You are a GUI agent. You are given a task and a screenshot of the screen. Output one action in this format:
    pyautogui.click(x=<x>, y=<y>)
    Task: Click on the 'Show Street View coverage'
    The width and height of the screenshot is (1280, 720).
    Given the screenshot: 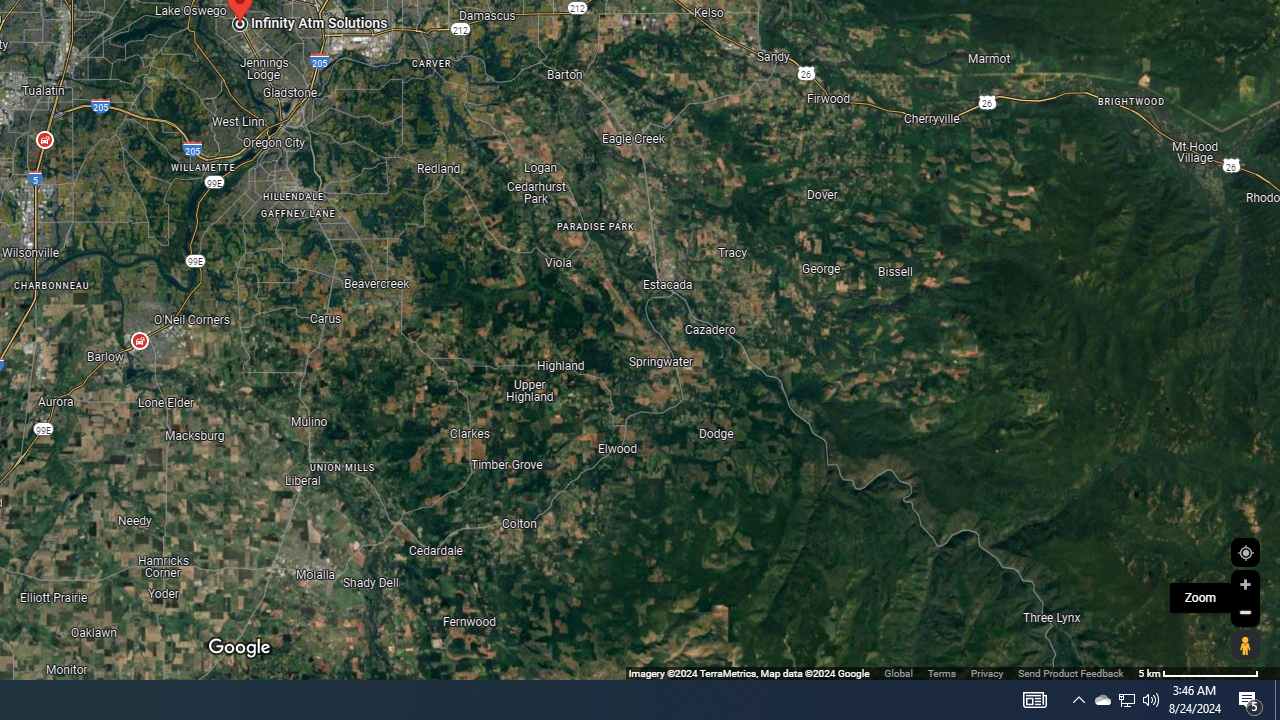 What is the action you would take?
    pyautogui.click(x=1244, y=645)
    